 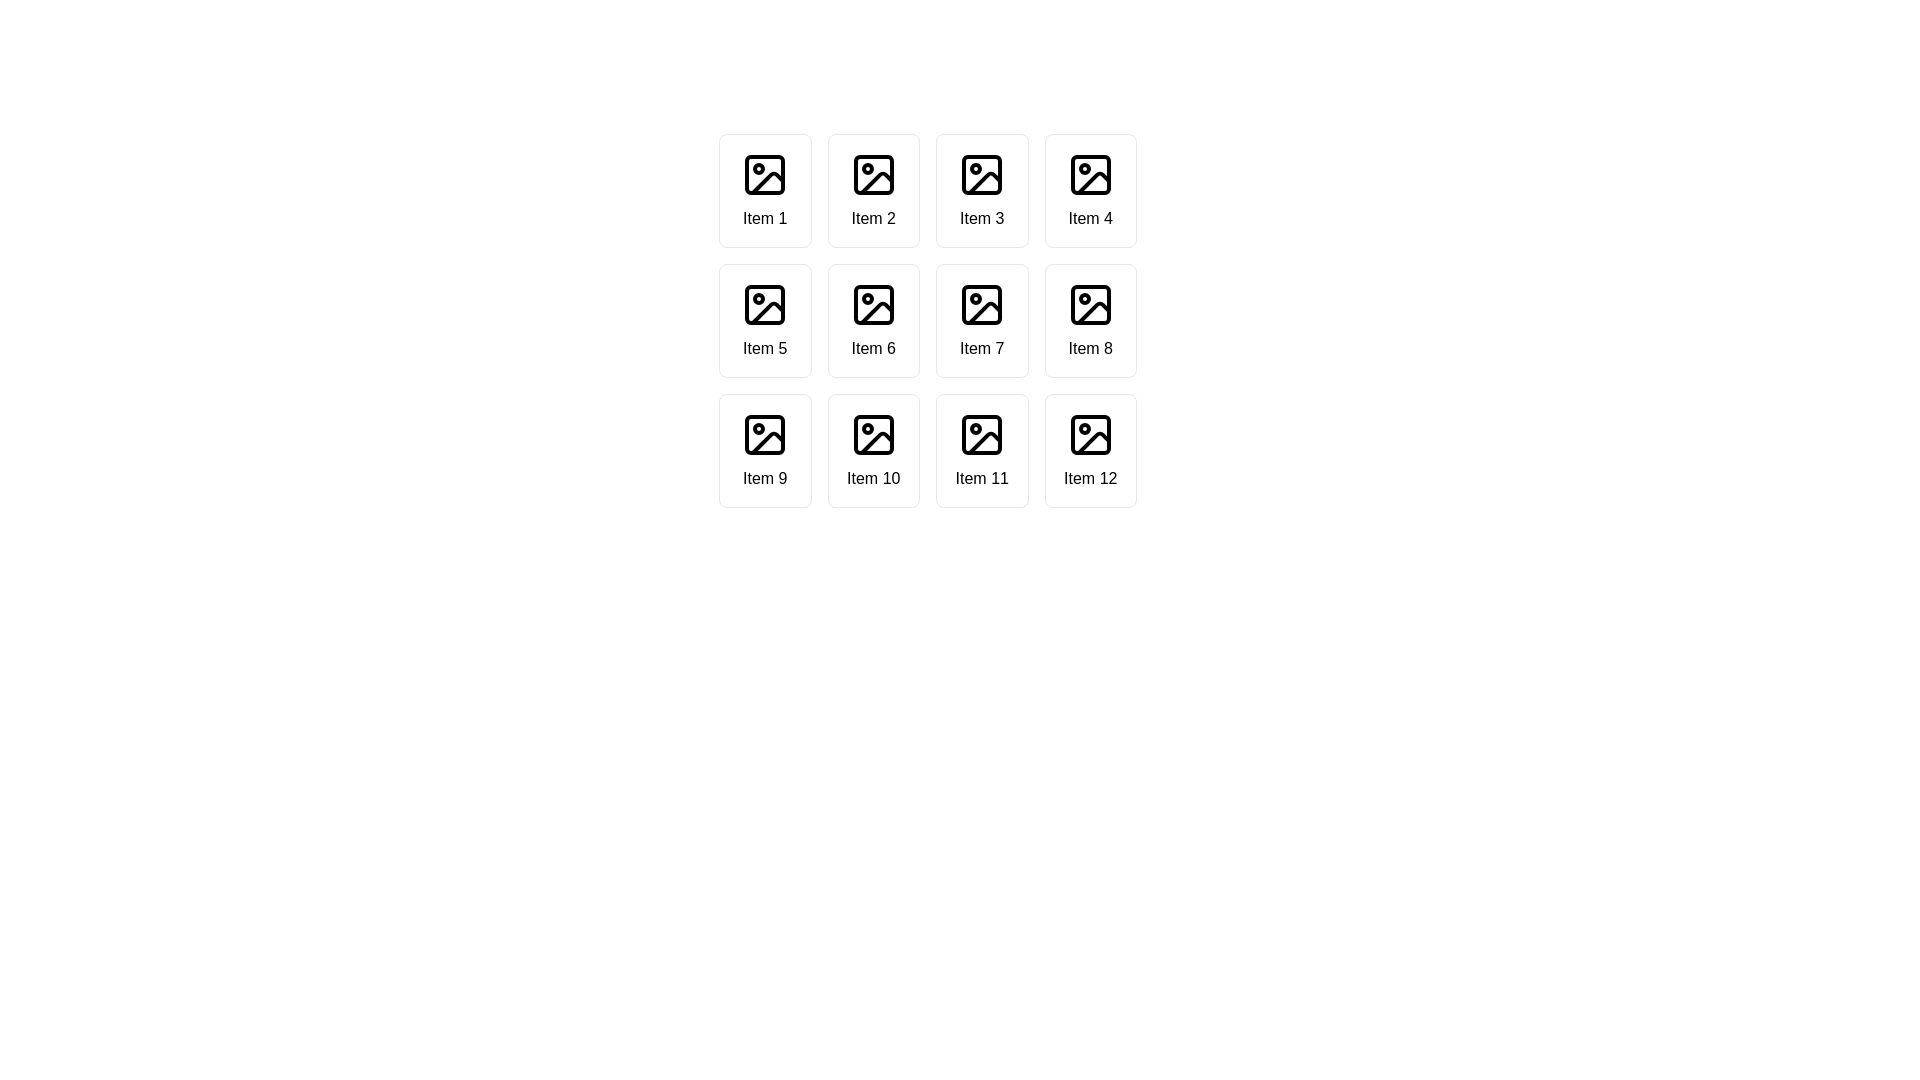 What do you see at coordinates (764, 347) in the screenshot?
I see `descriptive text label located in the second row, first column of a grid layout, which is associated with an image icon above it` at bounding box center [764, 347].